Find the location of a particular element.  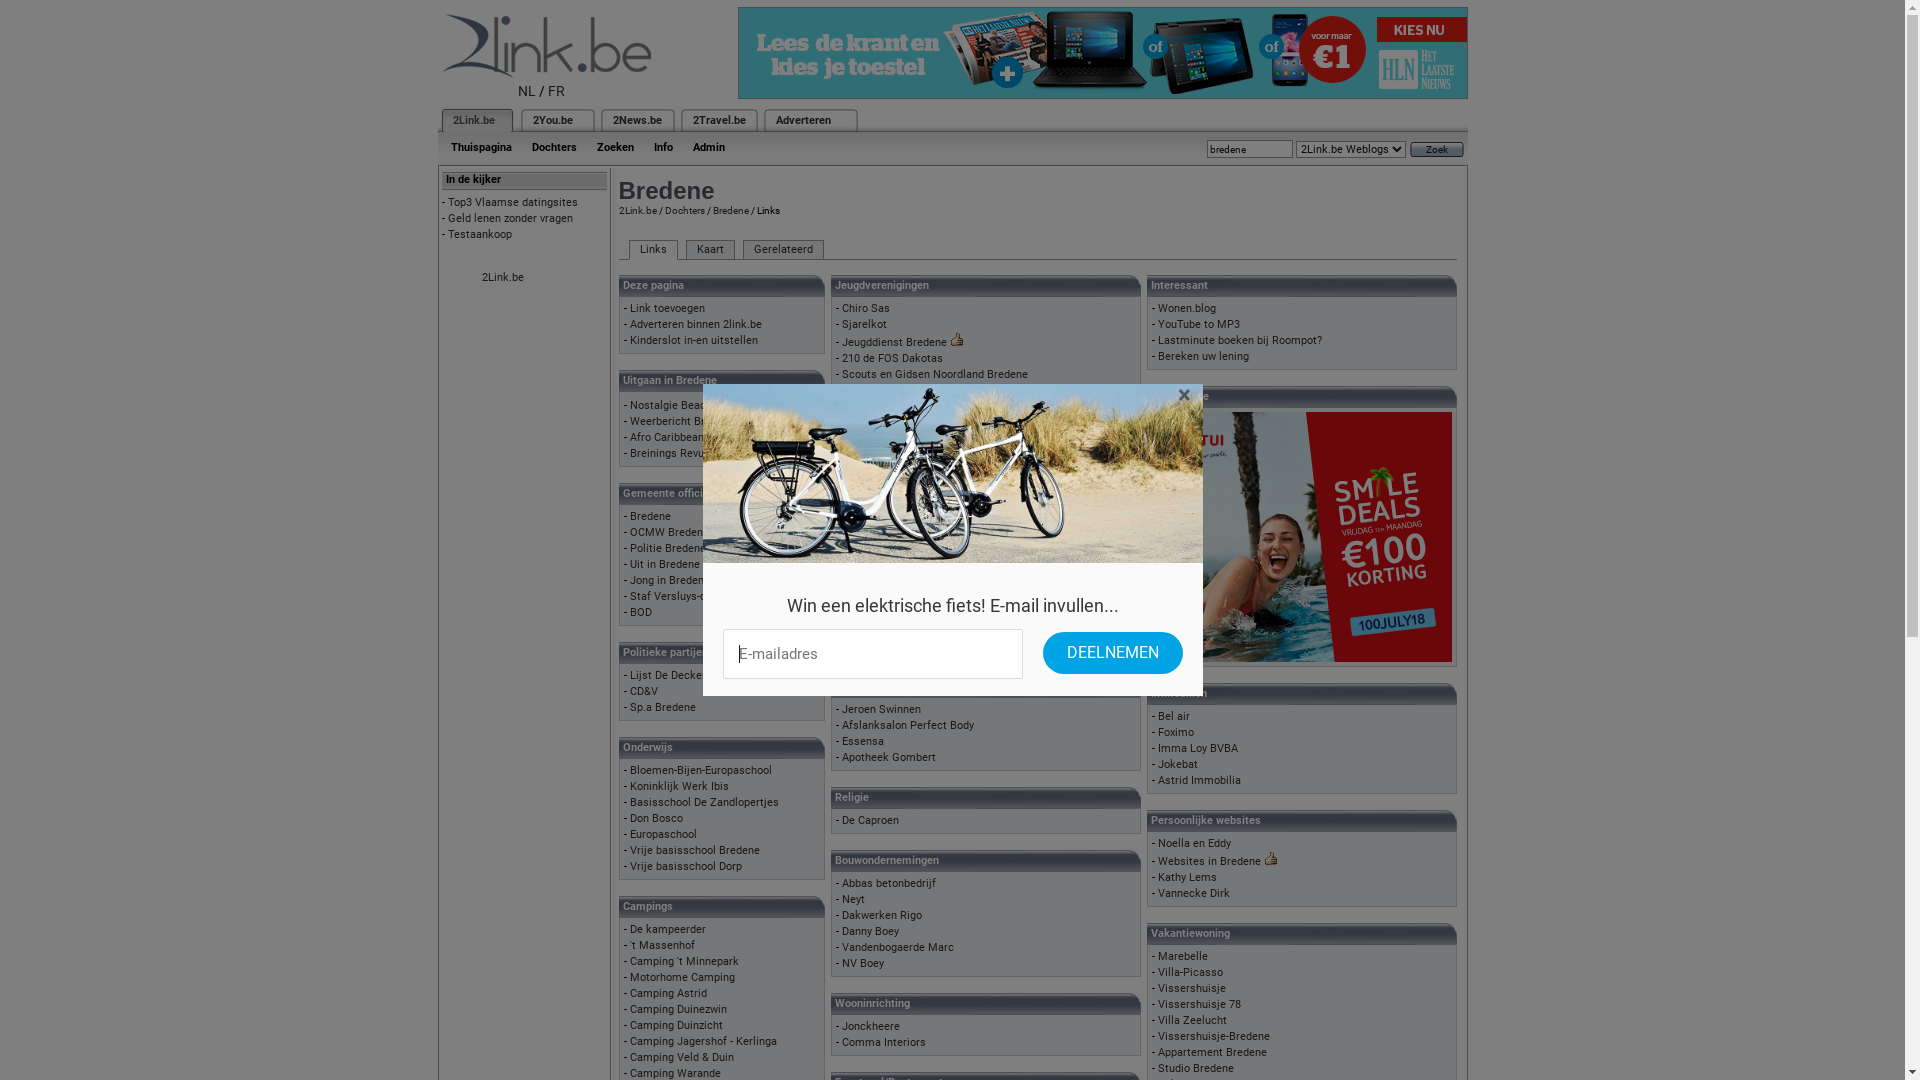

'Uit in Bredene' is located at coordinates (665, 564).